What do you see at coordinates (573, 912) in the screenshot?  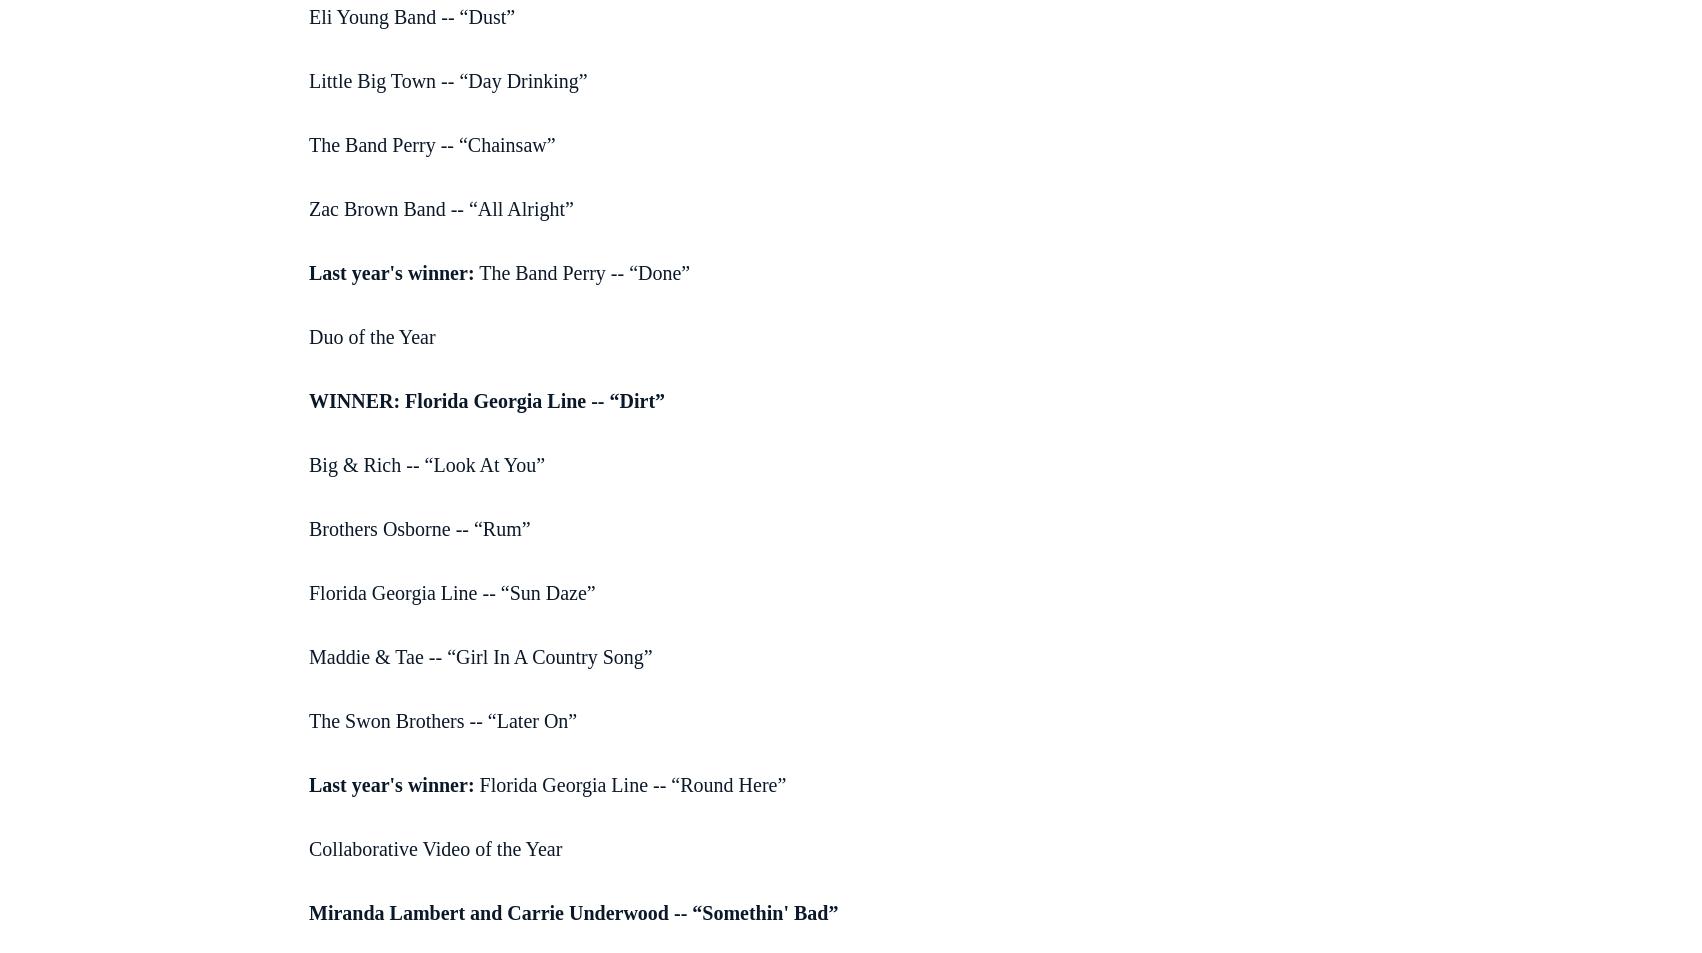 I see `'Miranda Lambert and Carrie Underwood -- “Somethin' Bad”'` at bounding box center [573, 912].